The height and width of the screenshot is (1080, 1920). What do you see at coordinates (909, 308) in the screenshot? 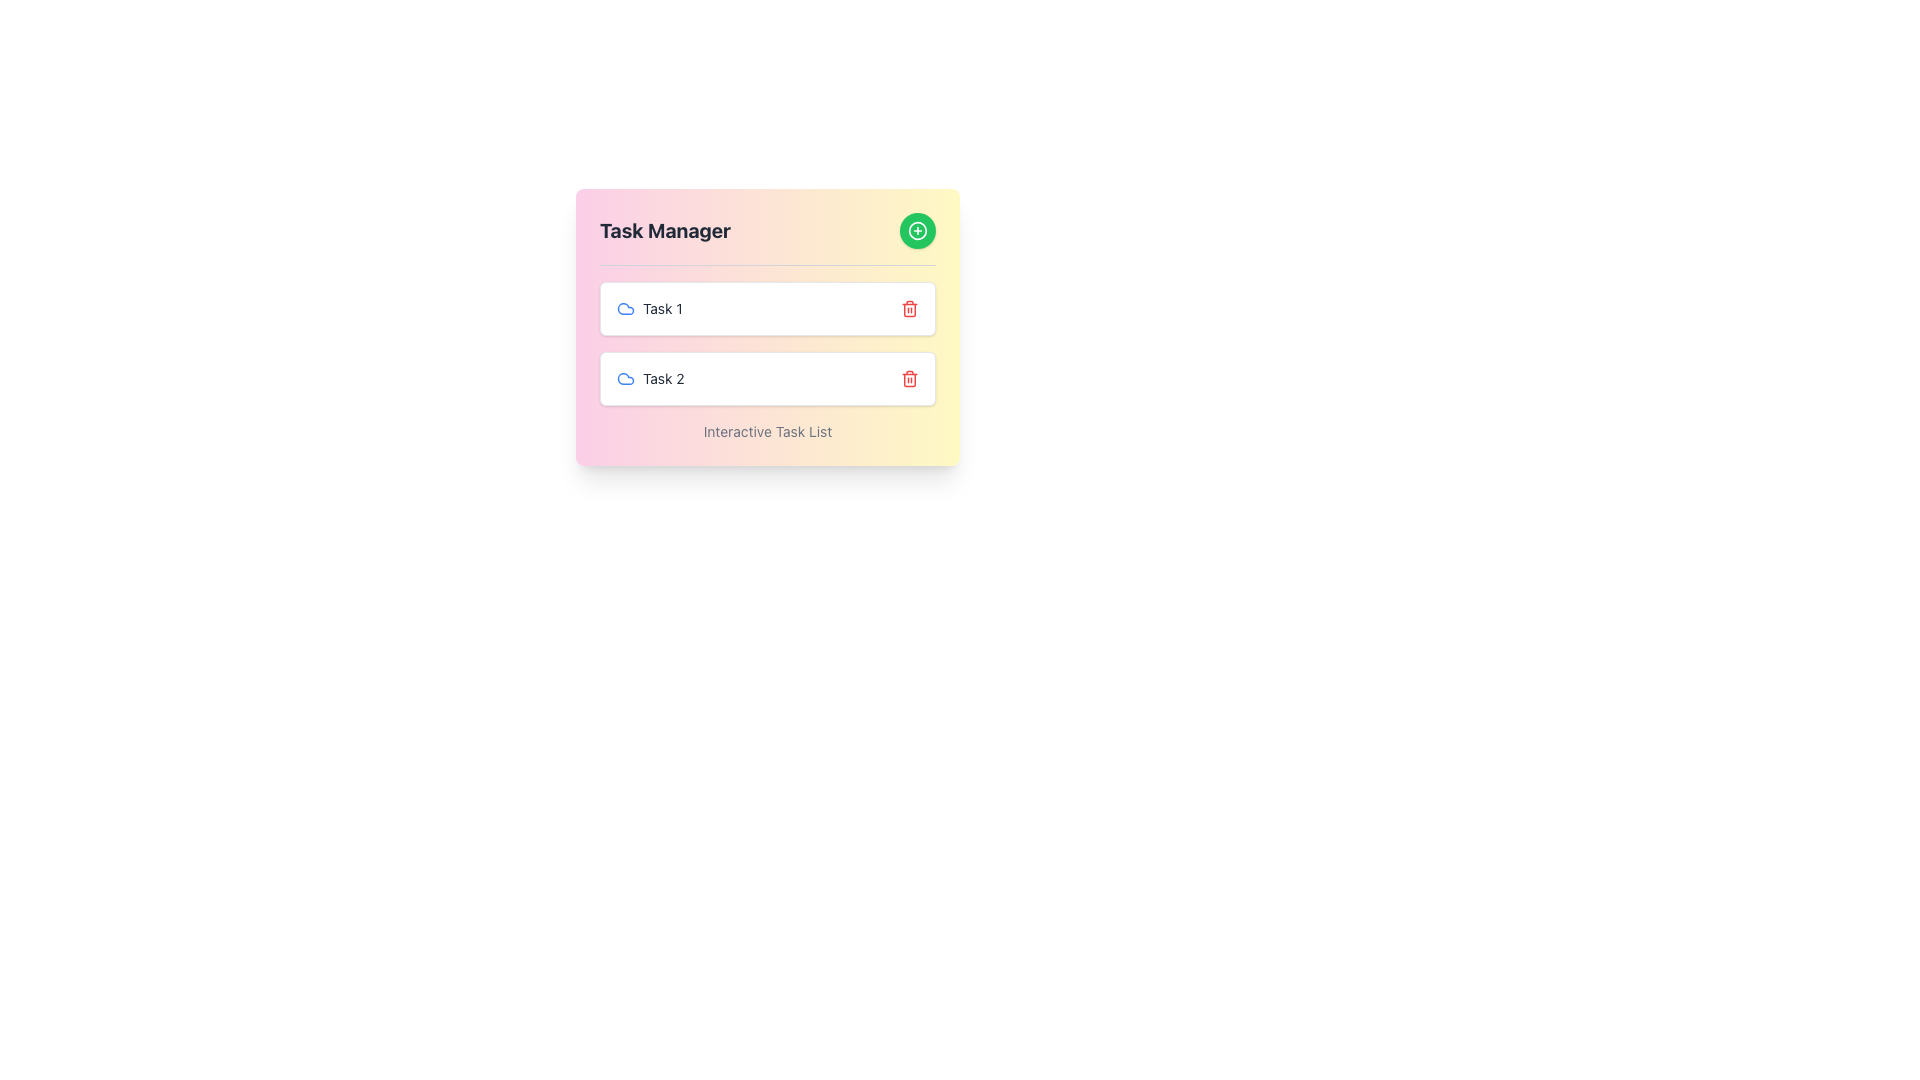
I see `the delete icon button located to the right of 'Task 1'` at bounding box center [909, 308].